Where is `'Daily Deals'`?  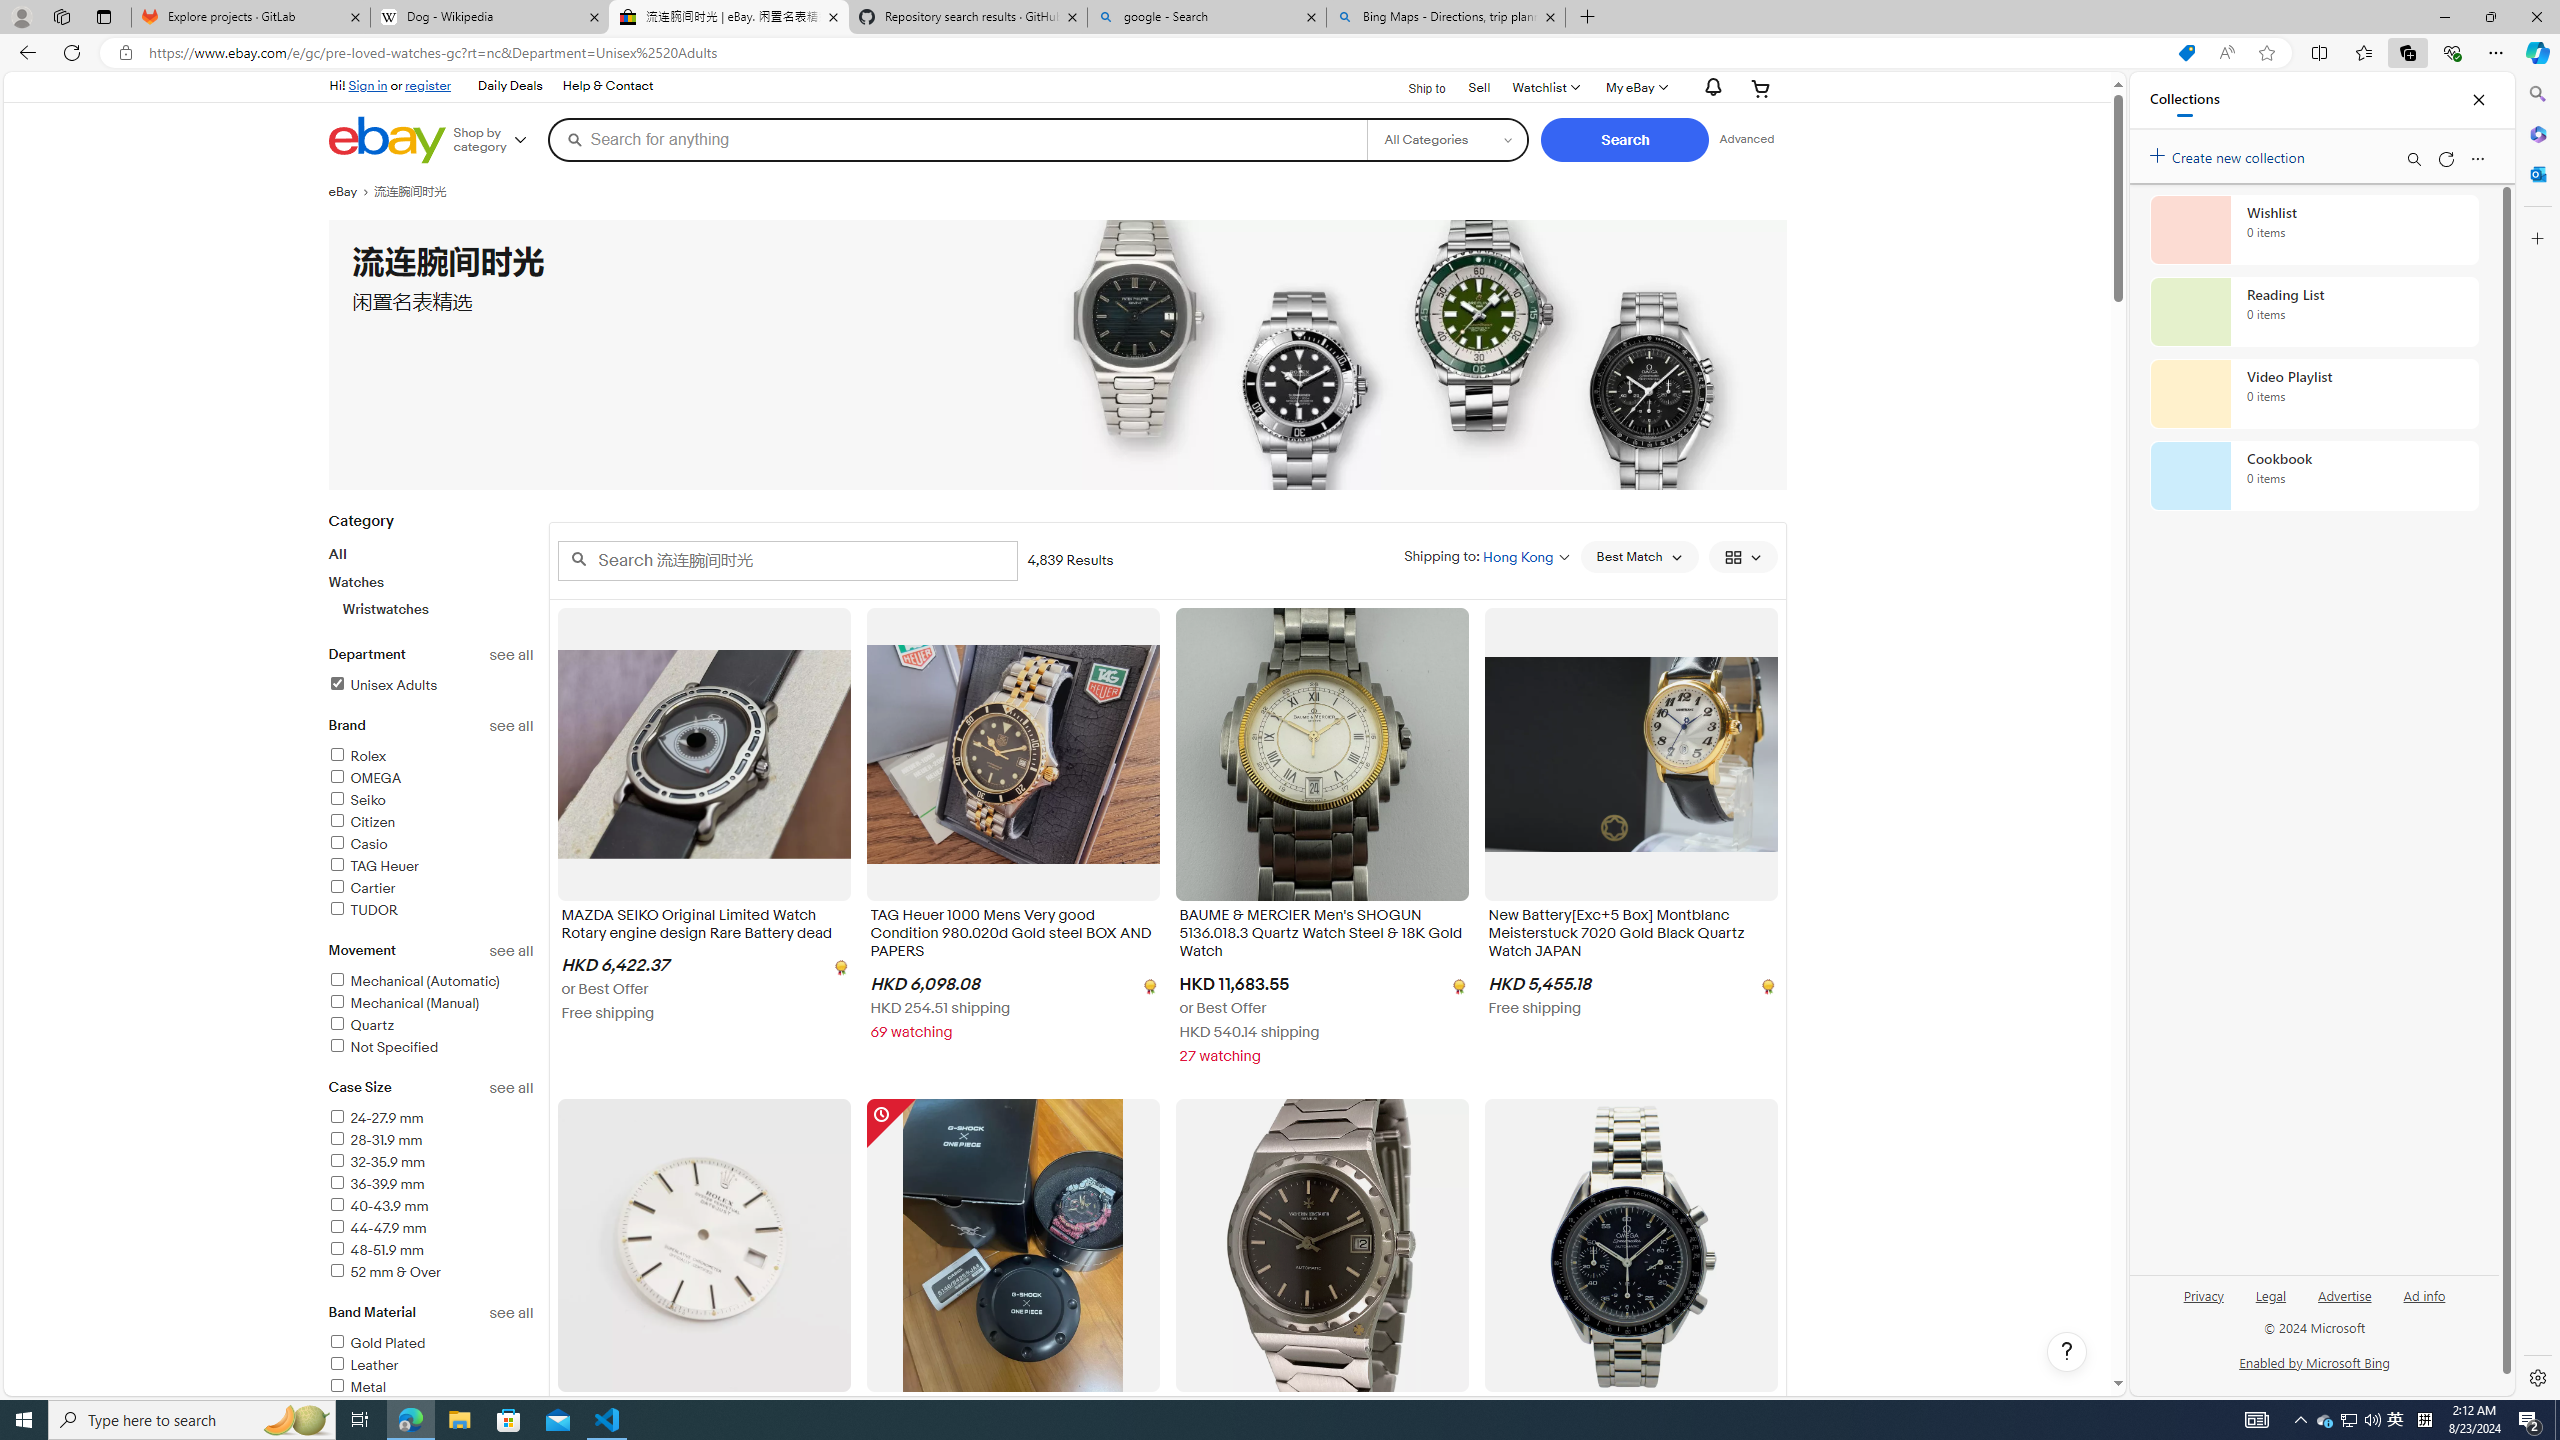
'Daily Deals' is located at coordinates (509, 87).